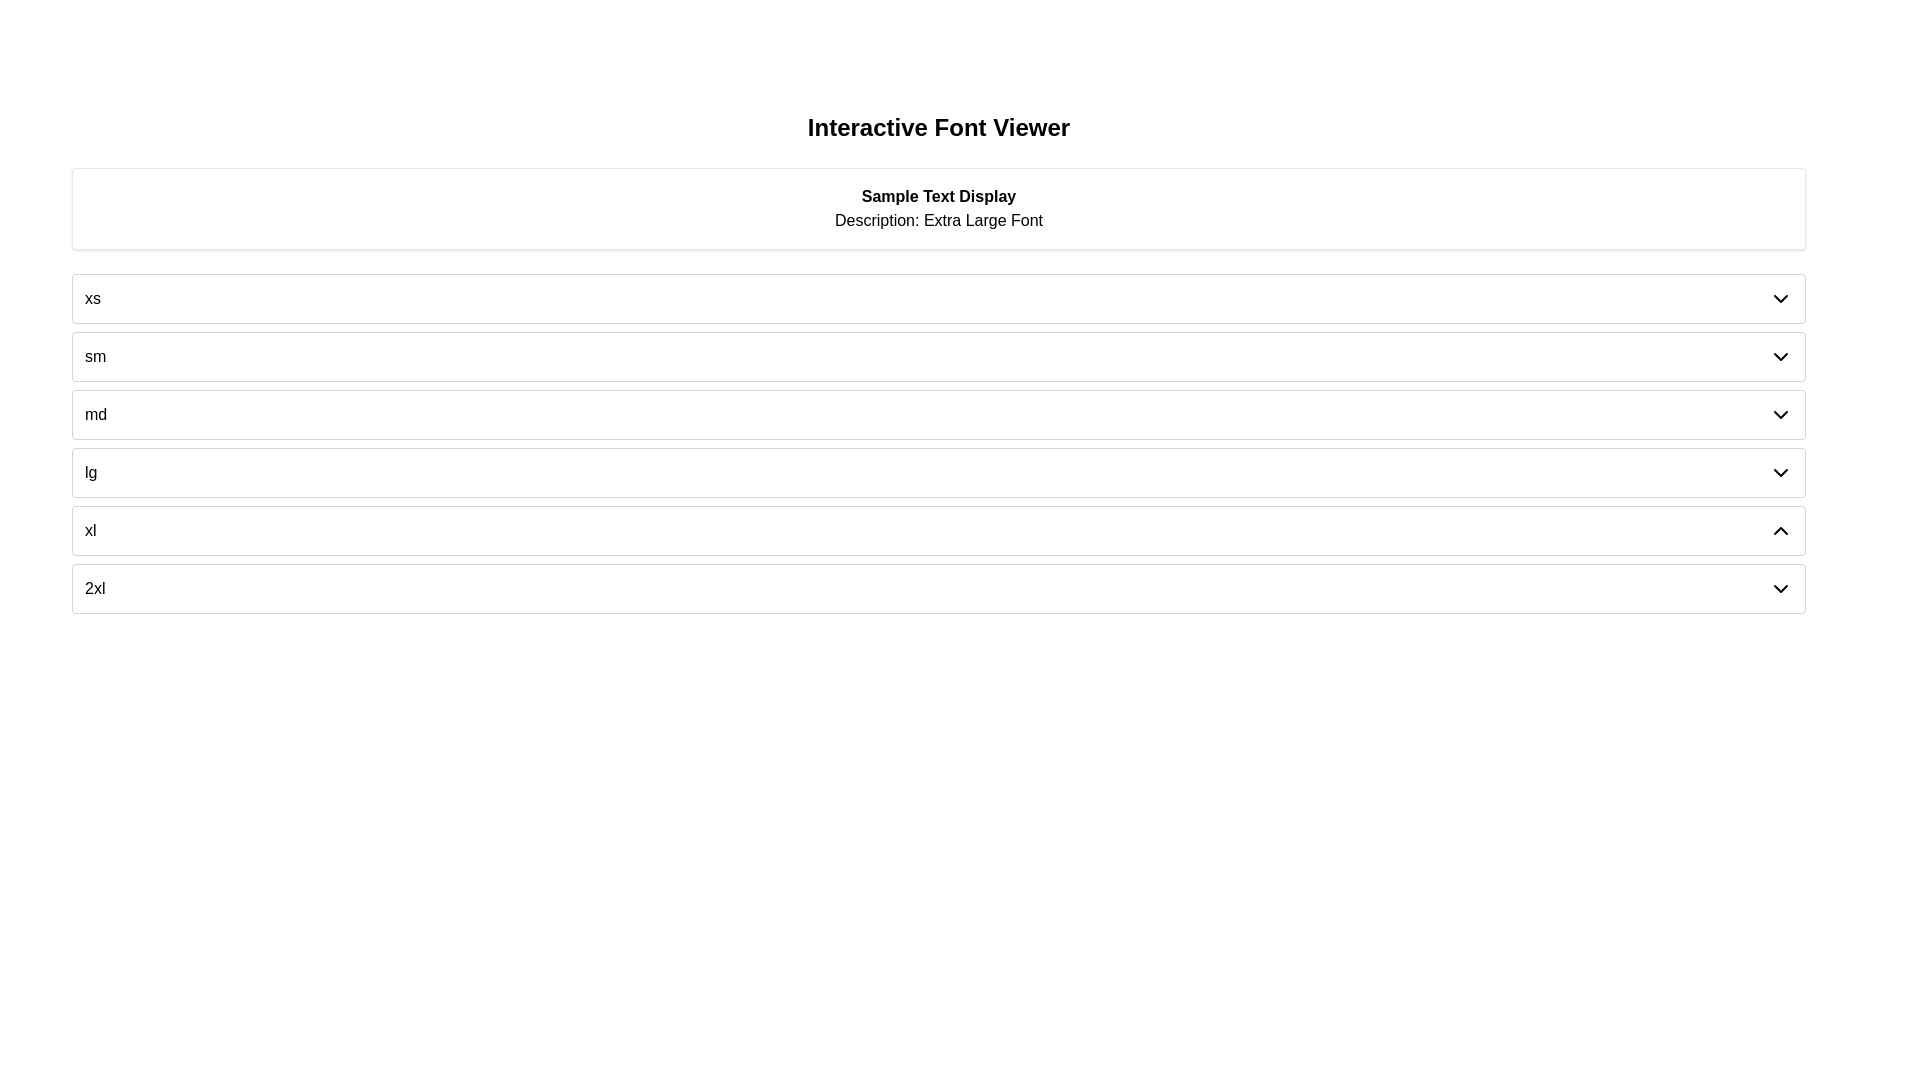 The height and width of the screenshot is (1080, 1920). I want to click on the chevron icon located in the rightmost section of the 'sm' button, so click(1780, 356).